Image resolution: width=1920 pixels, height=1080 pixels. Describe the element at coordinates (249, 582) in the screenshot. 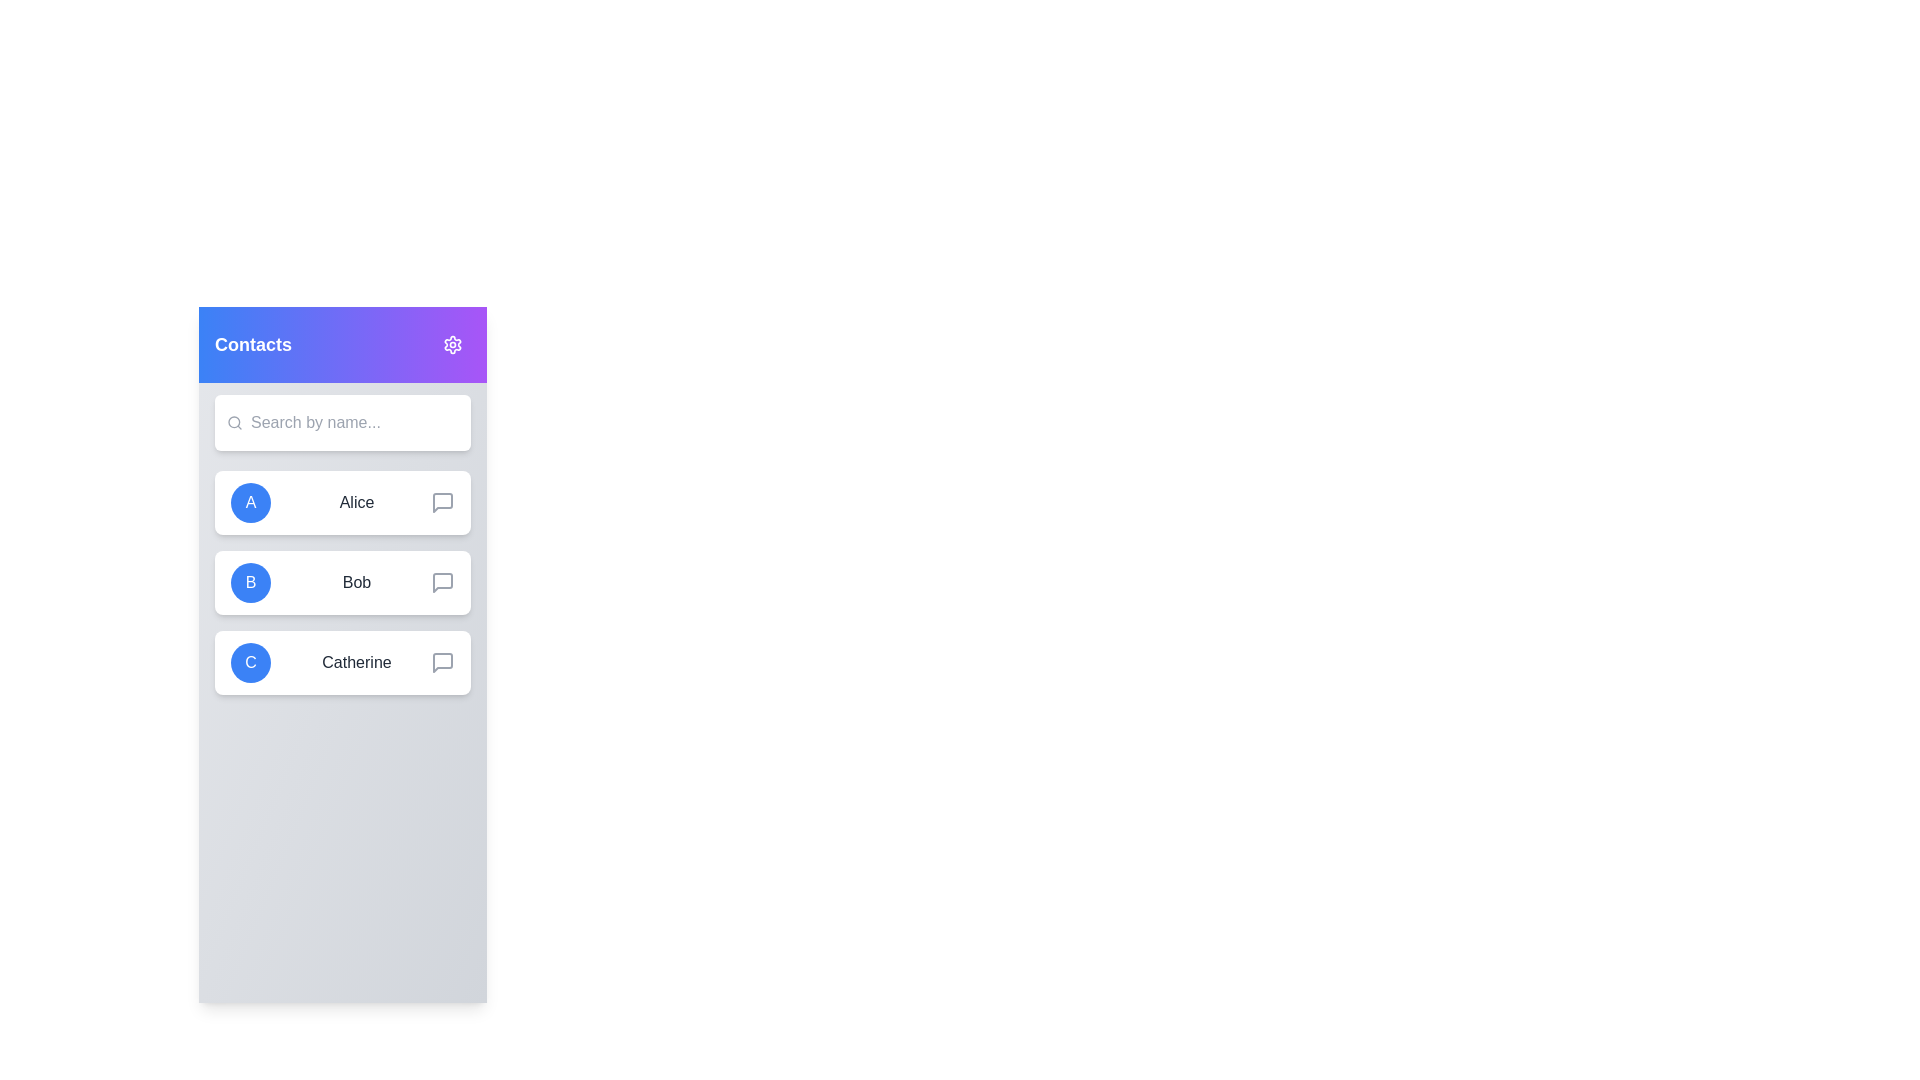

I see `the avatar of Bob` at that location.